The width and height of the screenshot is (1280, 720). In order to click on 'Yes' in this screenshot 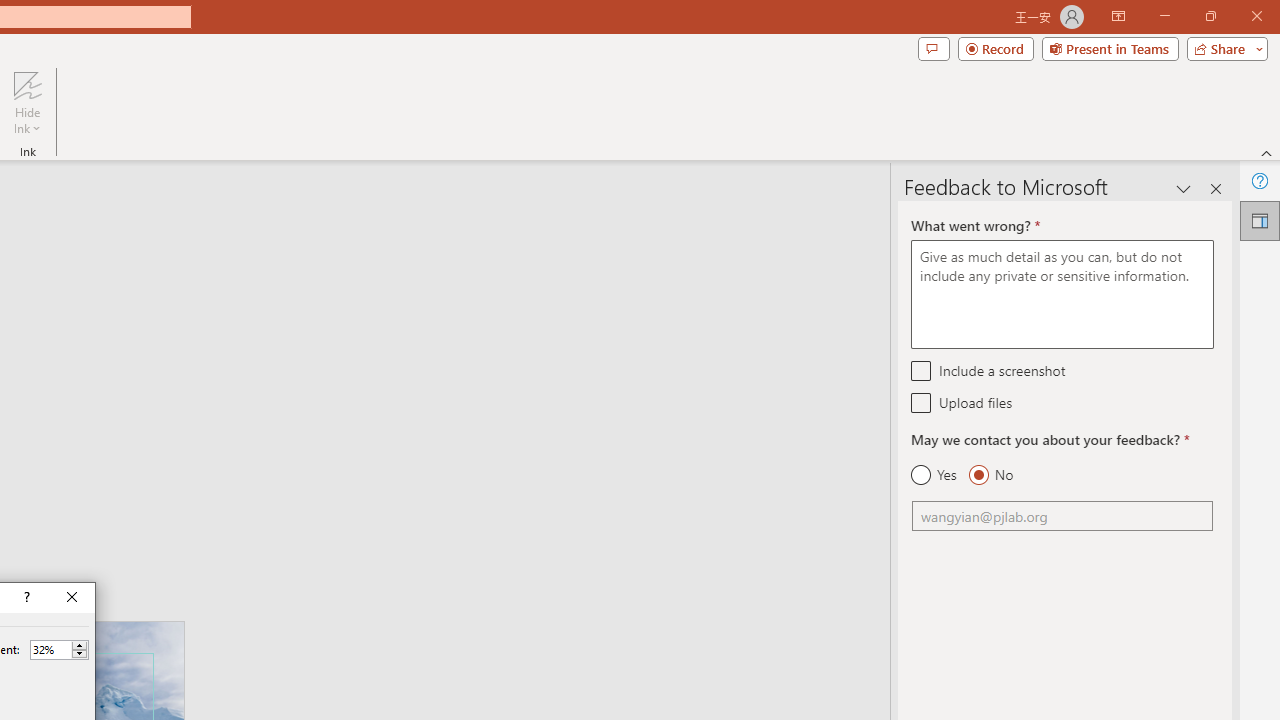, I will do `click(933, 475)`.